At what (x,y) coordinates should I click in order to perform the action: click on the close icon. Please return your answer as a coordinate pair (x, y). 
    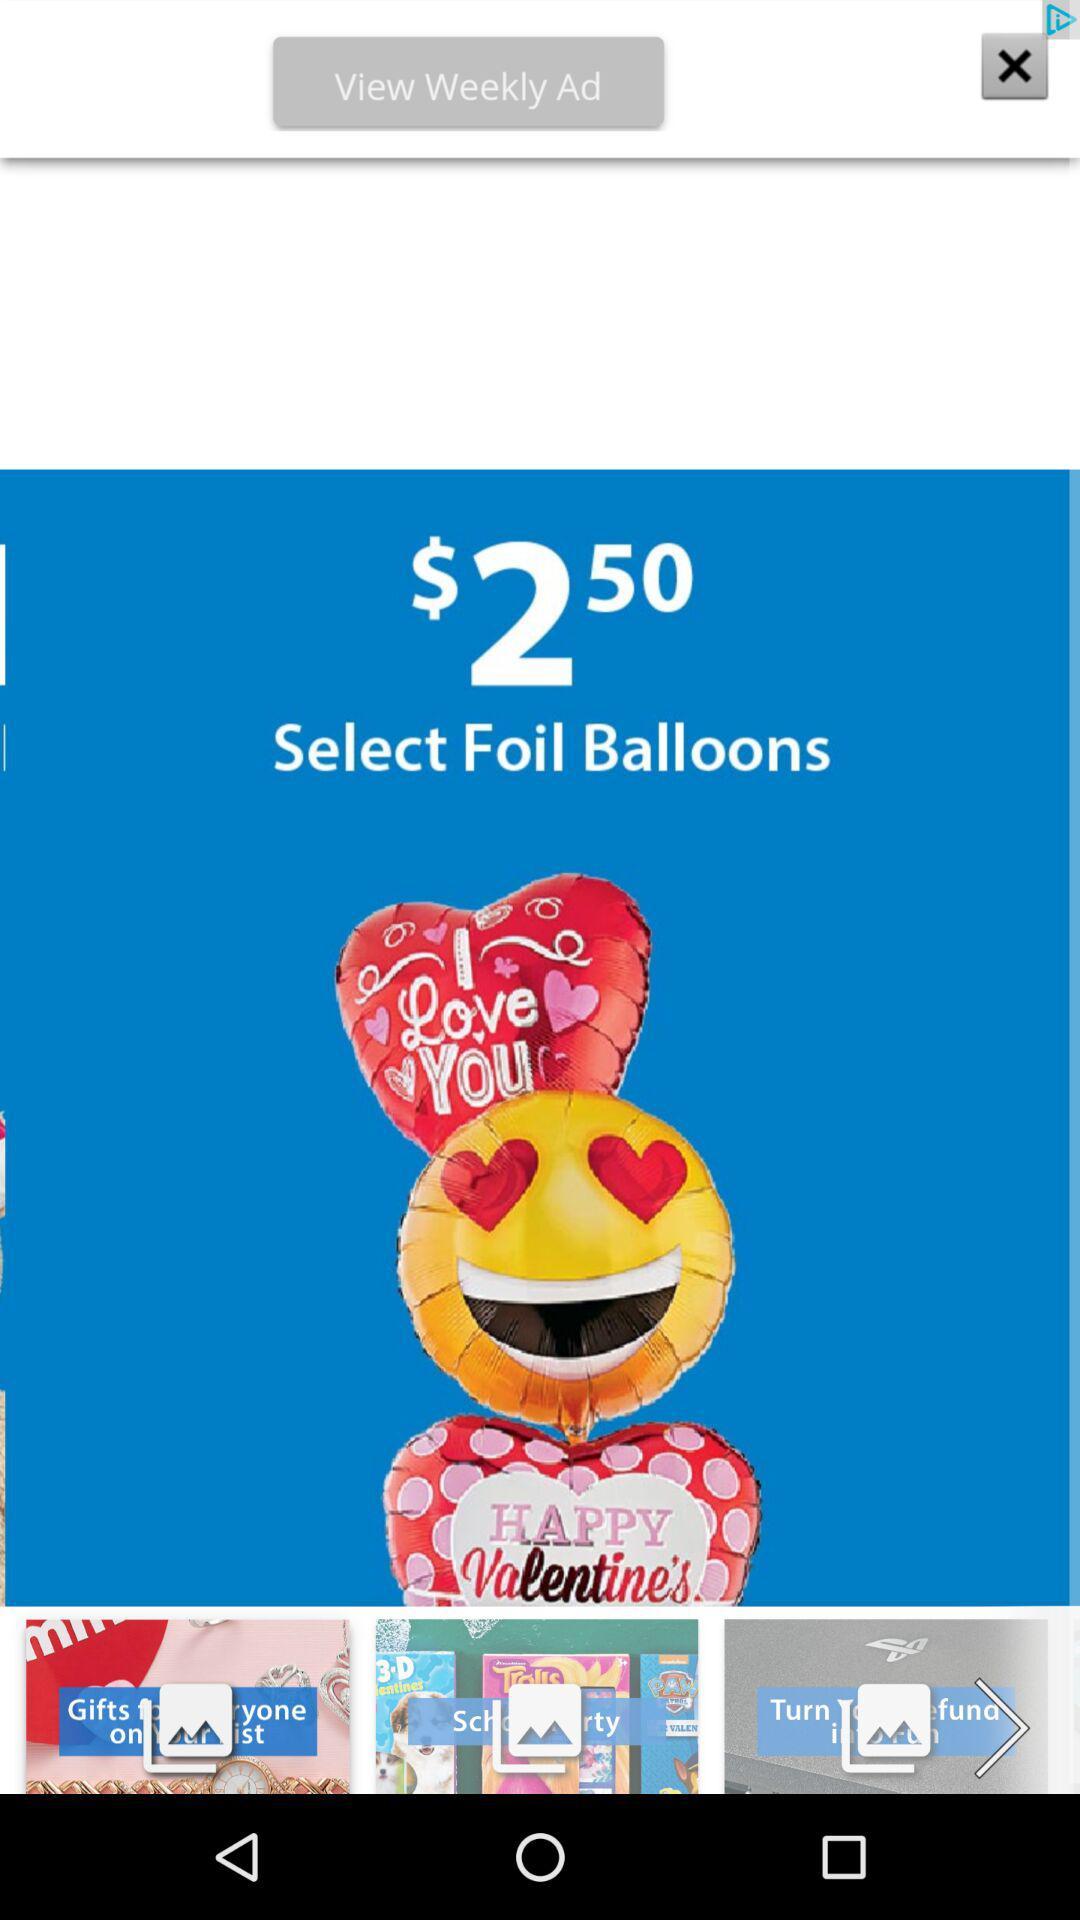
    Looking at the image, I should click on (1014, 70).